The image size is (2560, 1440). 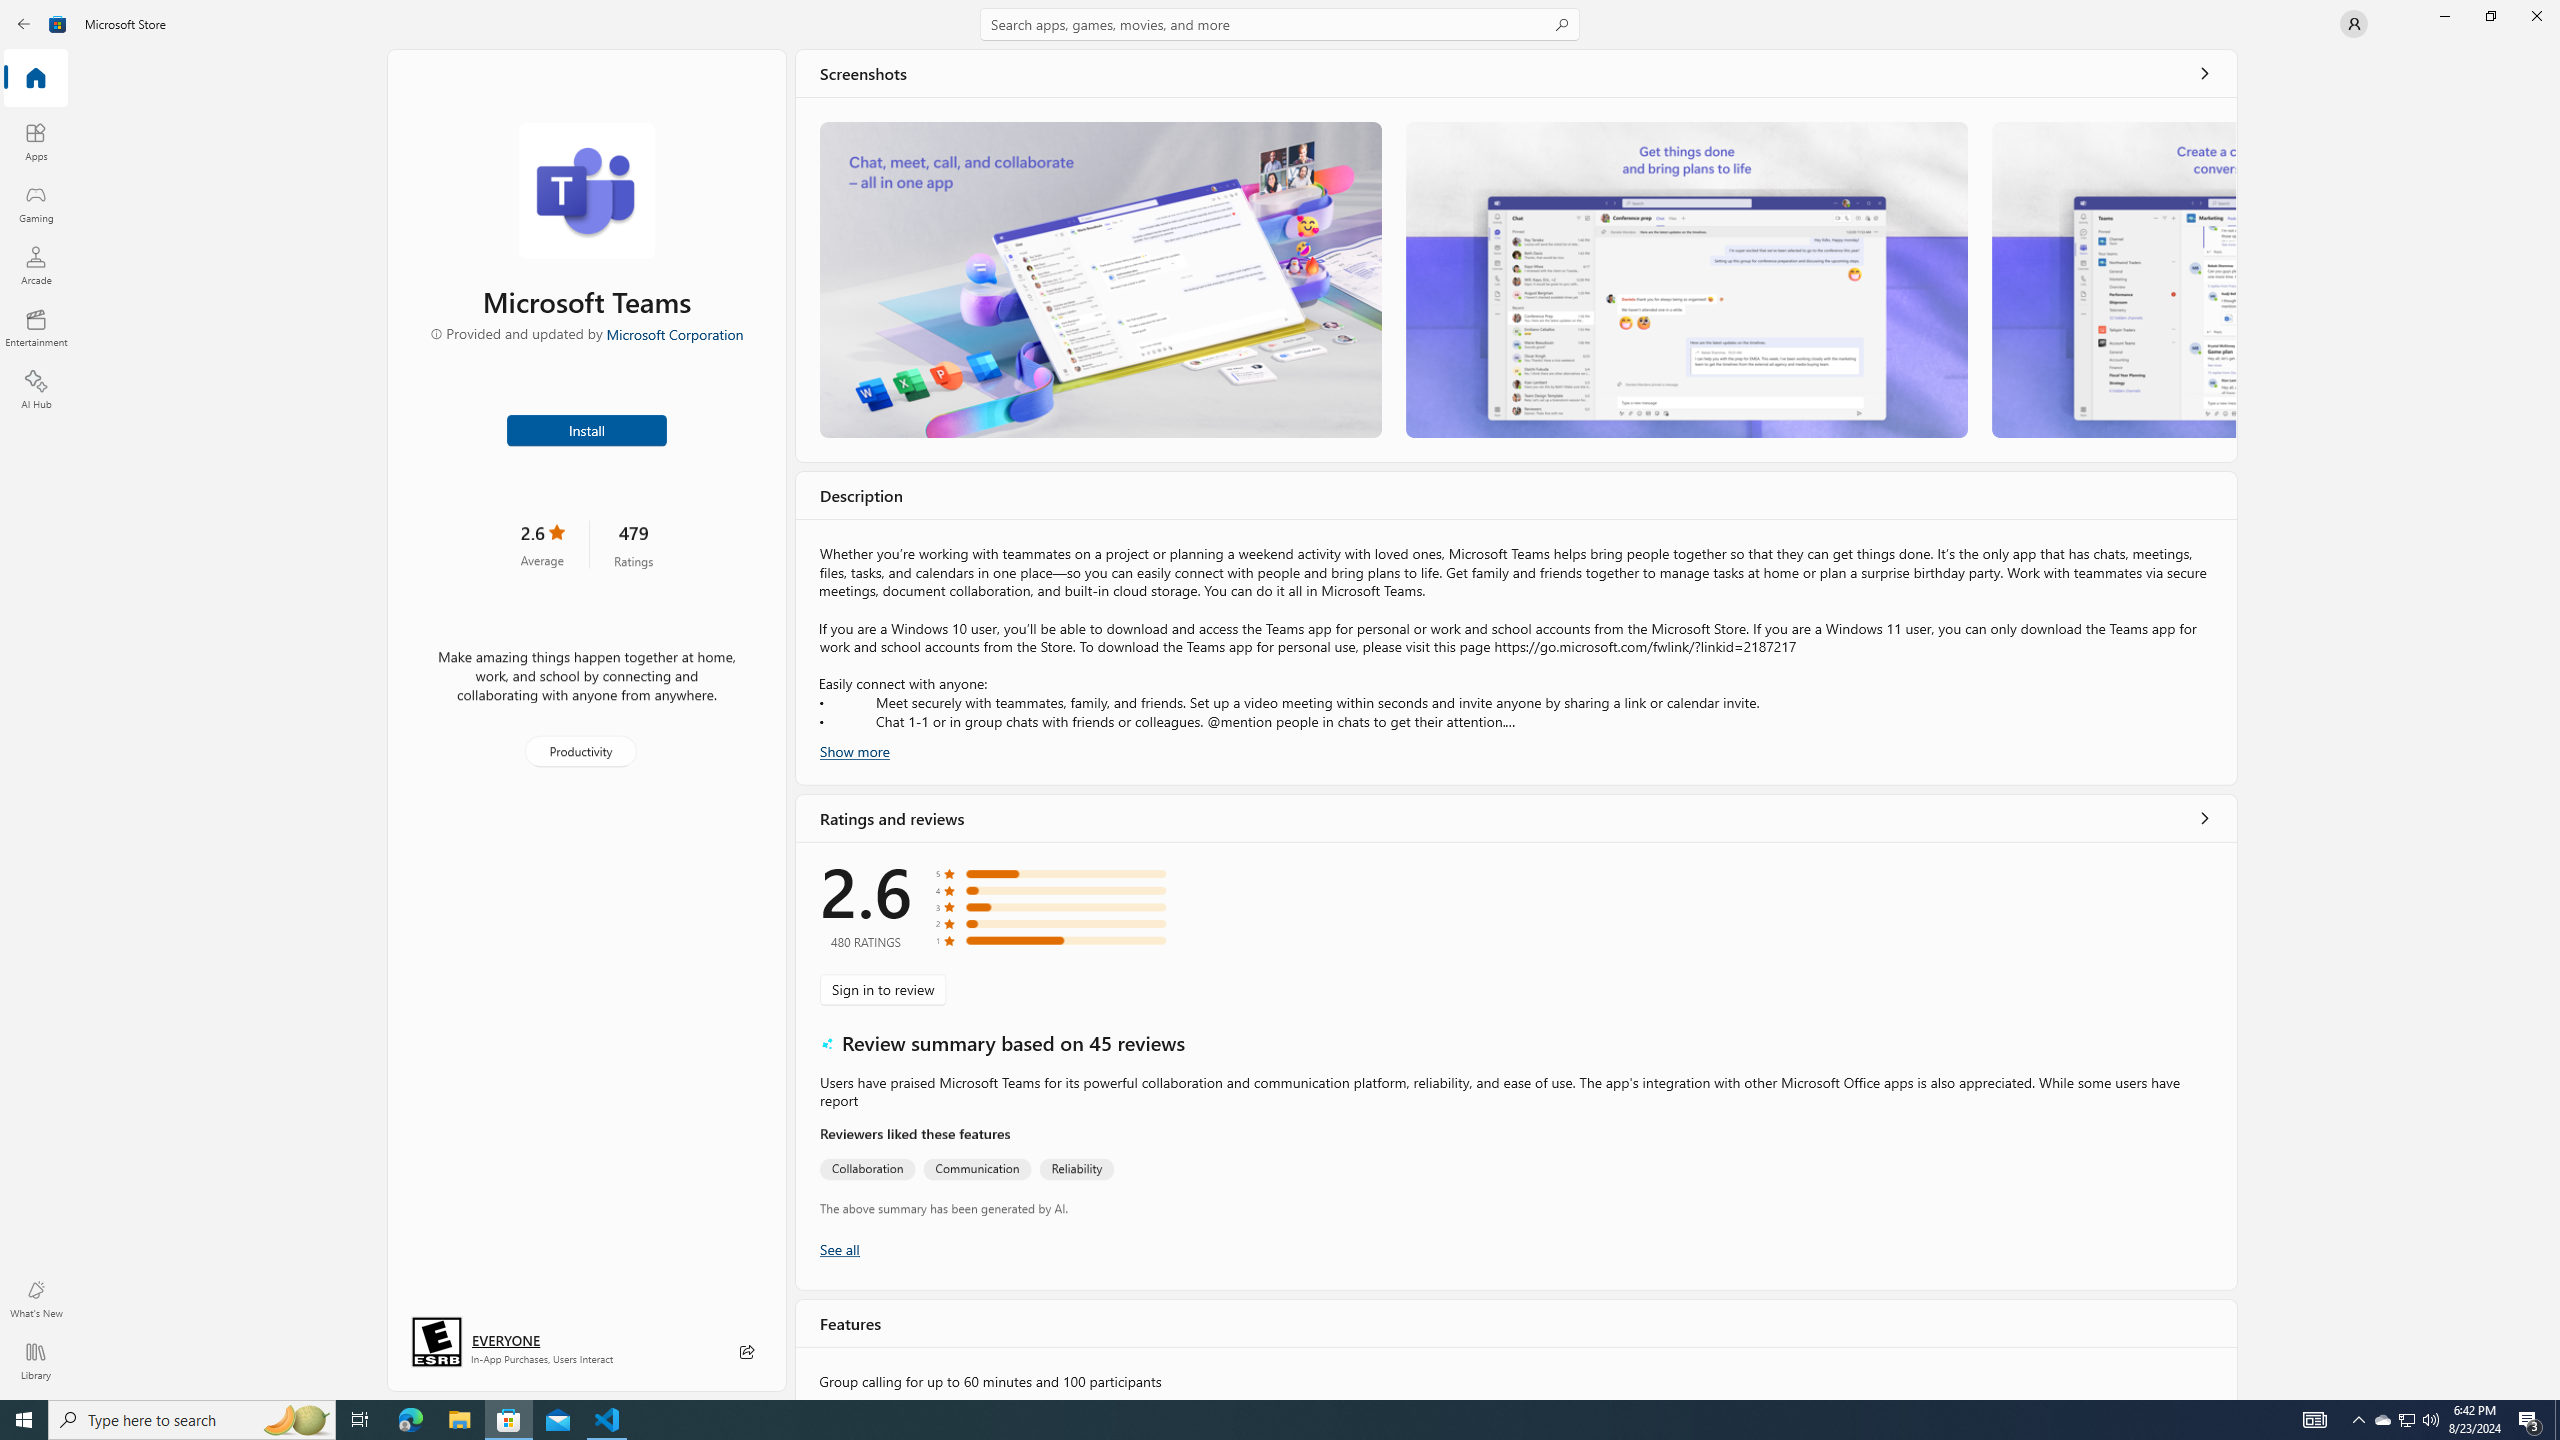 What do you see at coordinates (1687, 279) in the screenshot?
I see `'Screenshot 2'` at bounding box center [1687, 279].